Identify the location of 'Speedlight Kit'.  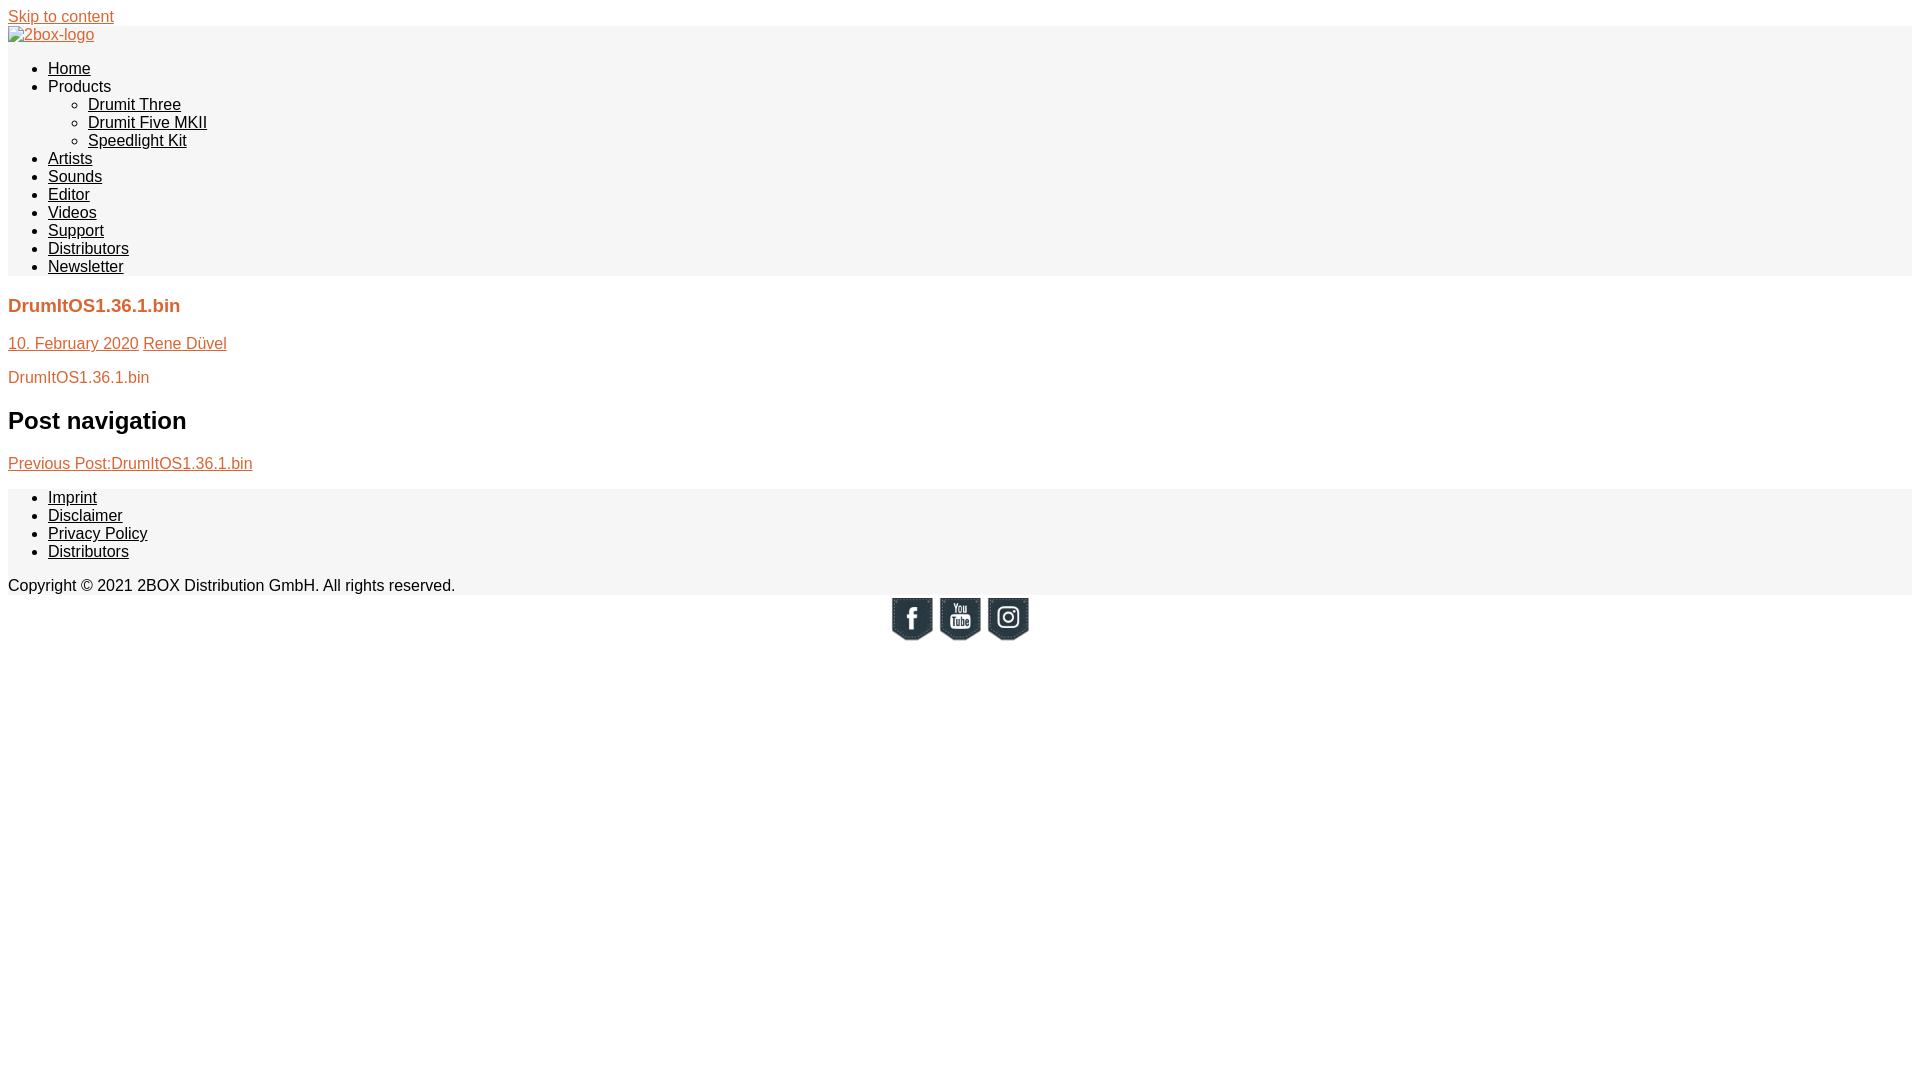
(136, 139).